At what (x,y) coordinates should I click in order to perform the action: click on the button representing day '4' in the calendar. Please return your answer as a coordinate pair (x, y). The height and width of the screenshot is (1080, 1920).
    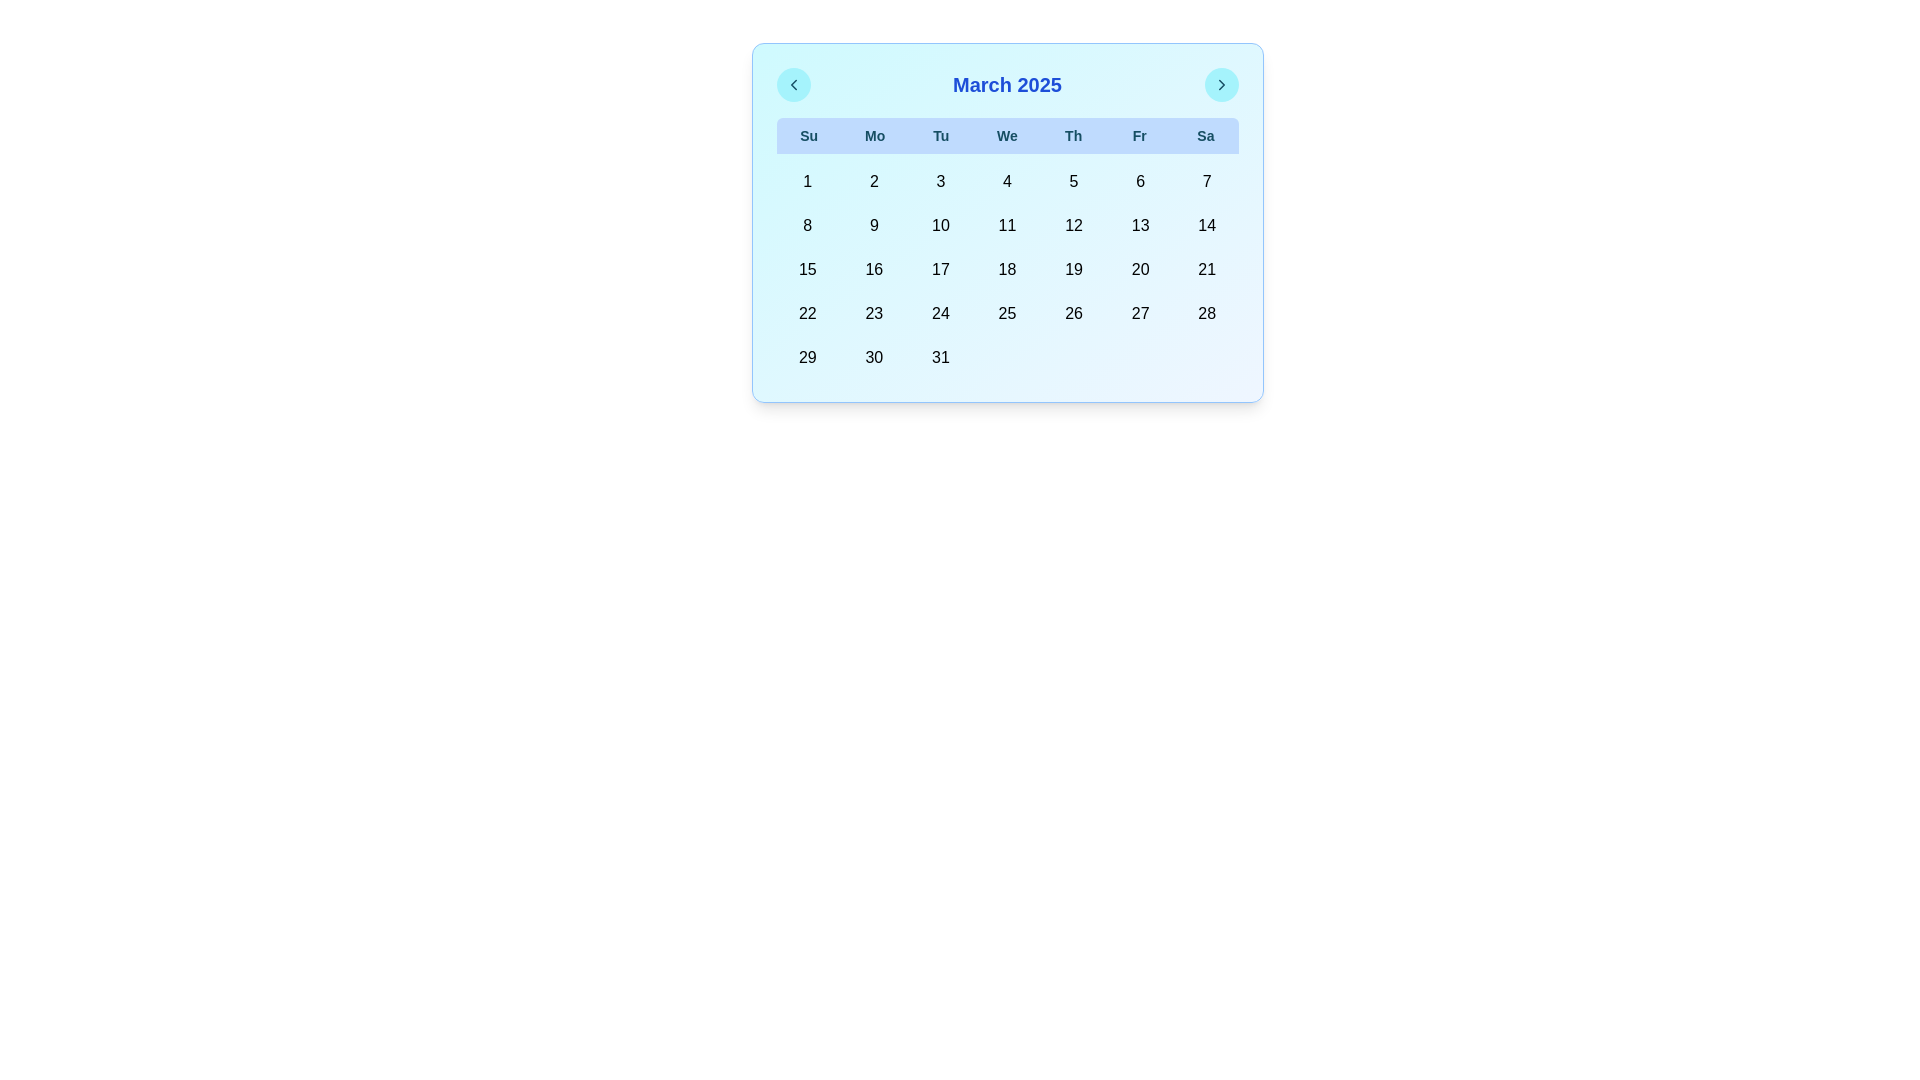
    Looking at the image, I should click on (1007, 181).